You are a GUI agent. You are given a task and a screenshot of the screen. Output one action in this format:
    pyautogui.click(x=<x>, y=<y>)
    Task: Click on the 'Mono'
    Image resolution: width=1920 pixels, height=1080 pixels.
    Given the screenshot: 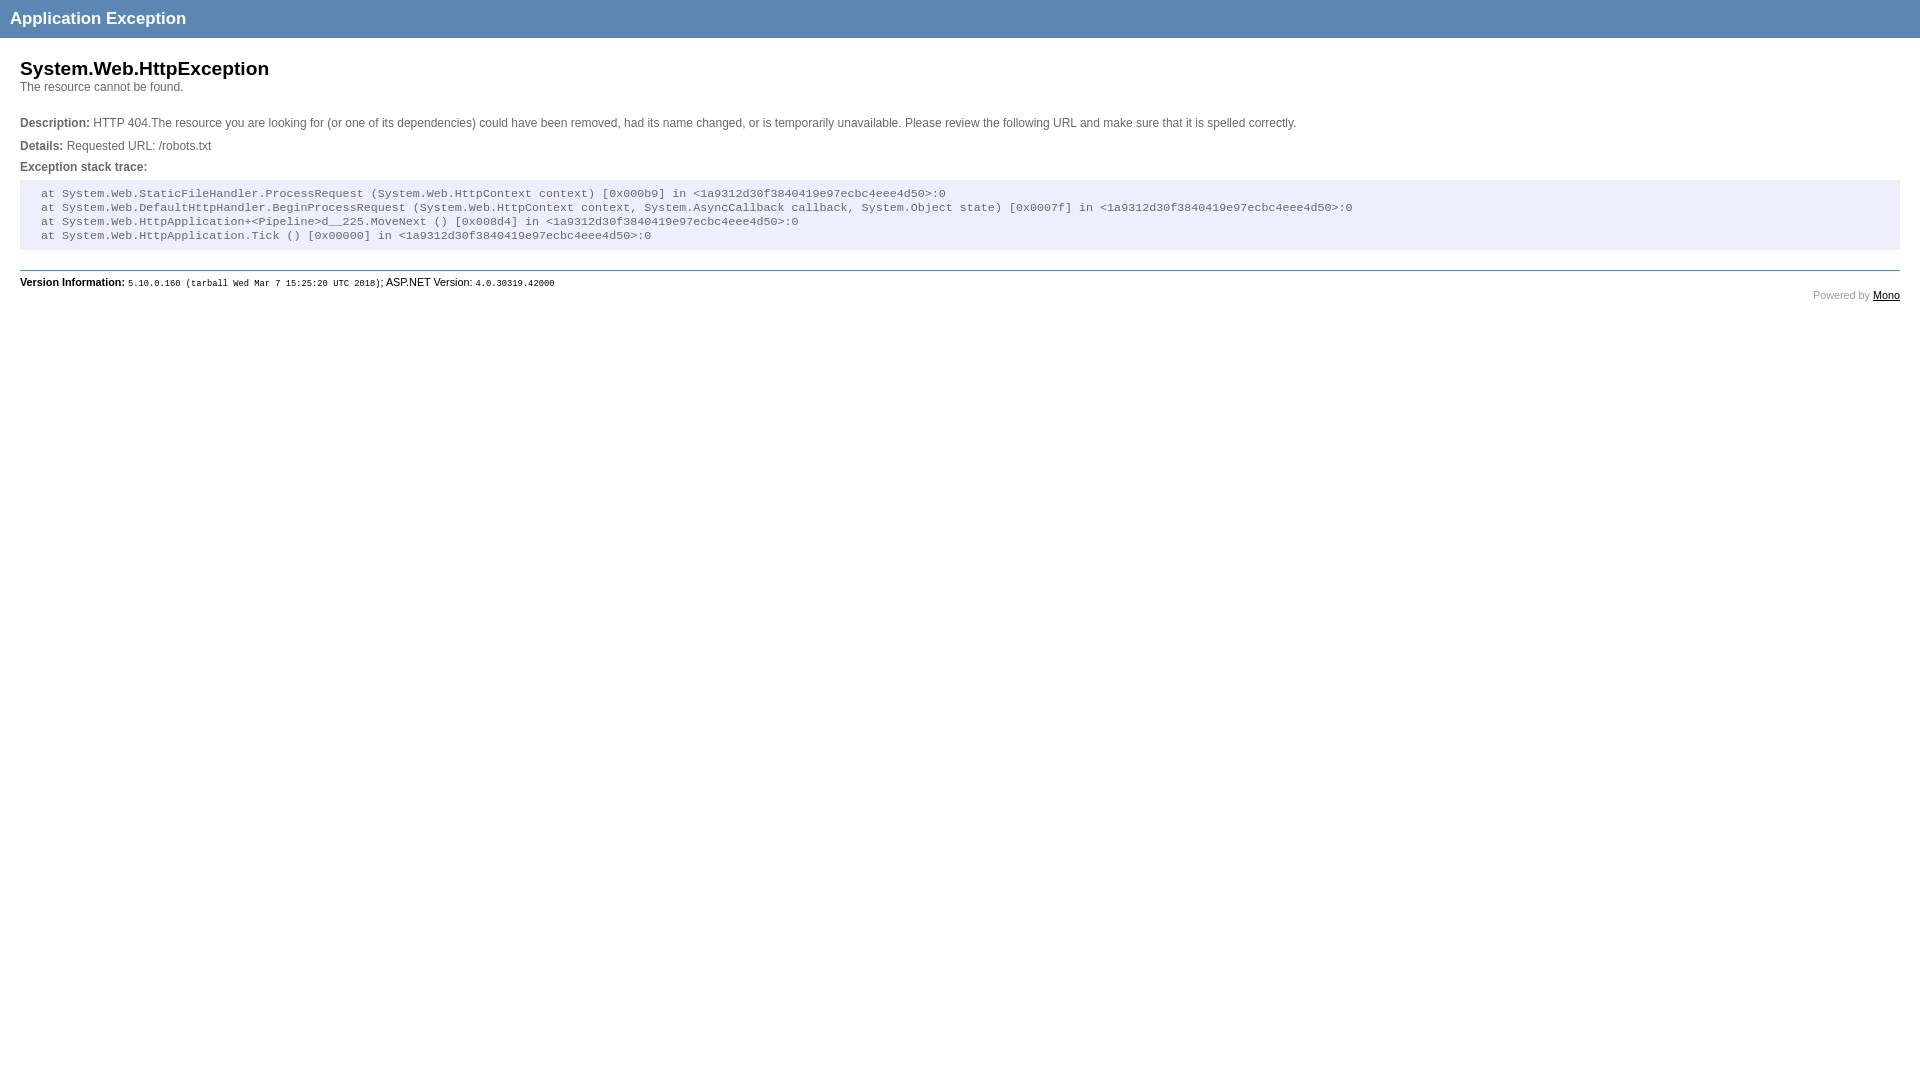 What is the action you would take?
    pyautogui.click(x=1885, y=294)
    